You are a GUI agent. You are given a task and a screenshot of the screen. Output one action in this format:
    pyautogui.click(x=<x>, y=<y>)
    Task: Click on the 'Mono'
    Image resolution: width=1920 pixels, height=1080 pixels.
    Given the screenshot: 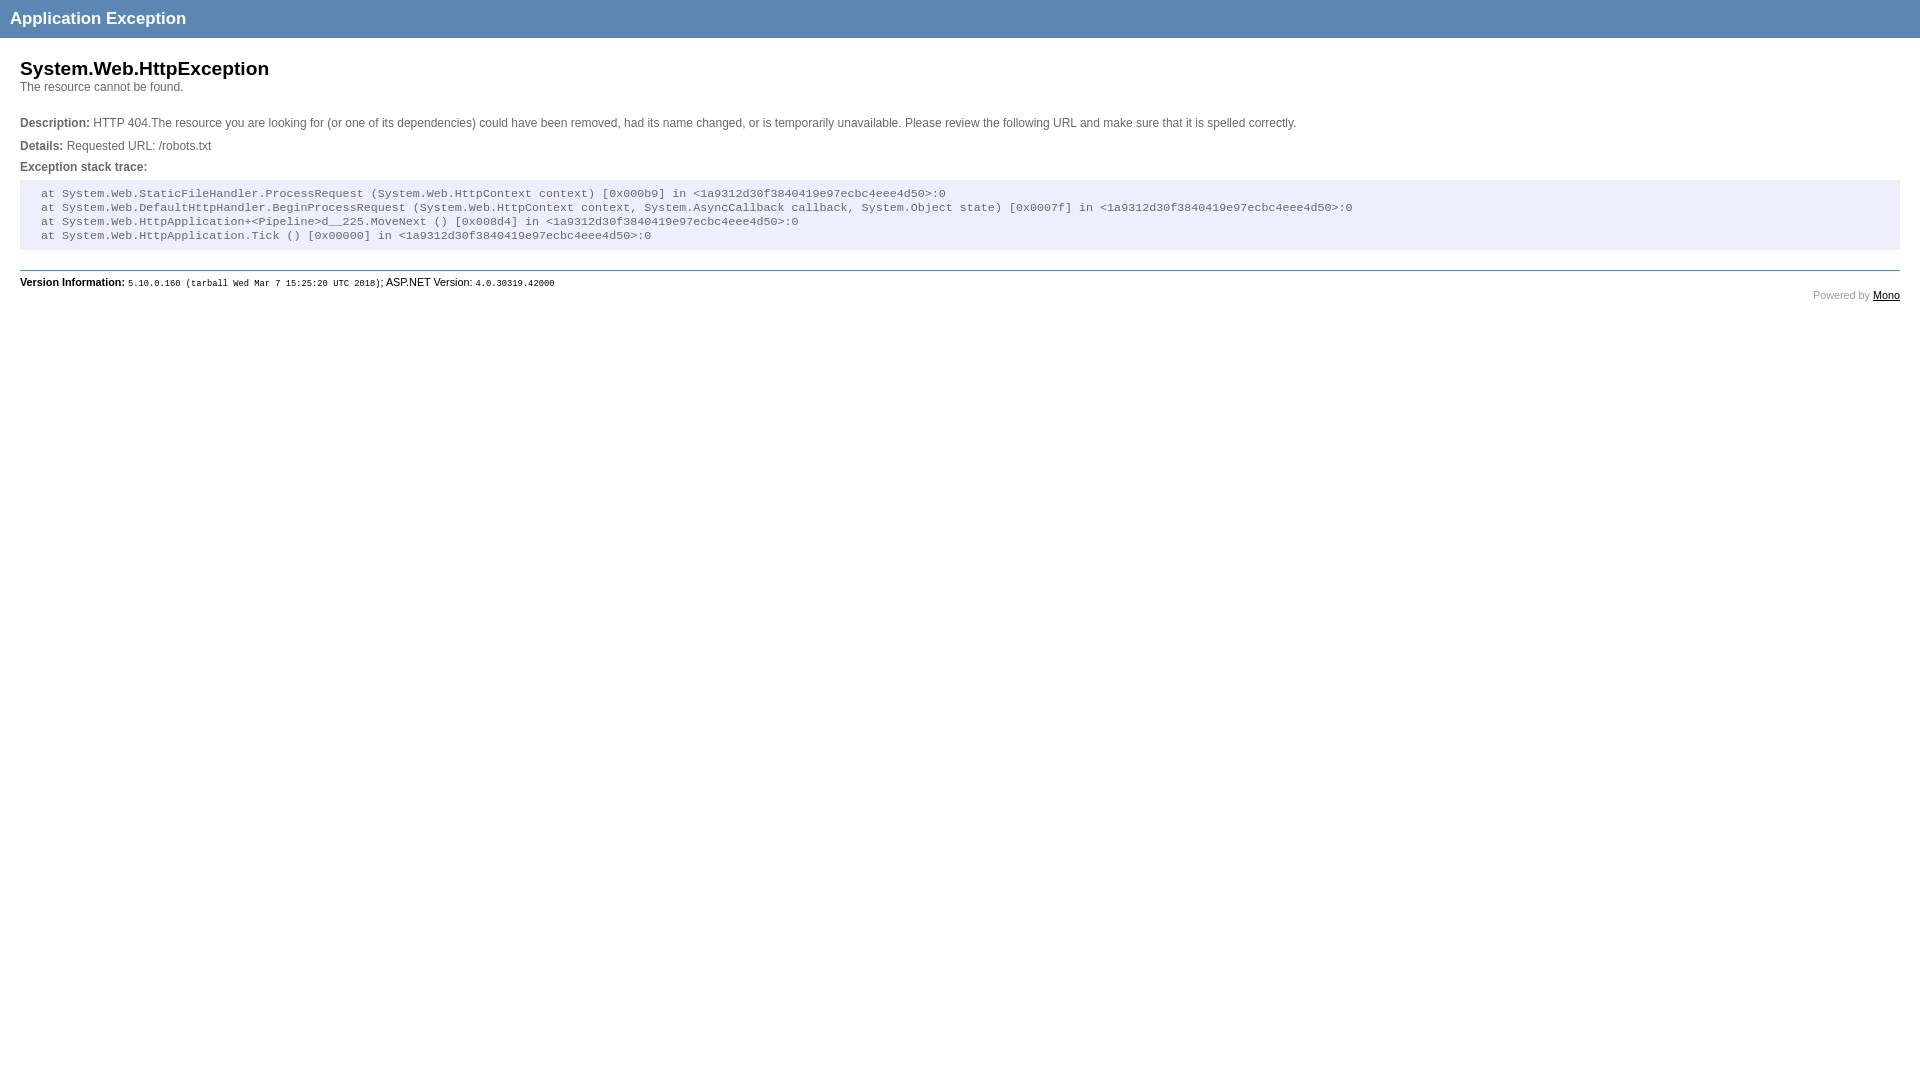 What is the action you would take?
    pyautogui.click(x=1885, y=294)
    